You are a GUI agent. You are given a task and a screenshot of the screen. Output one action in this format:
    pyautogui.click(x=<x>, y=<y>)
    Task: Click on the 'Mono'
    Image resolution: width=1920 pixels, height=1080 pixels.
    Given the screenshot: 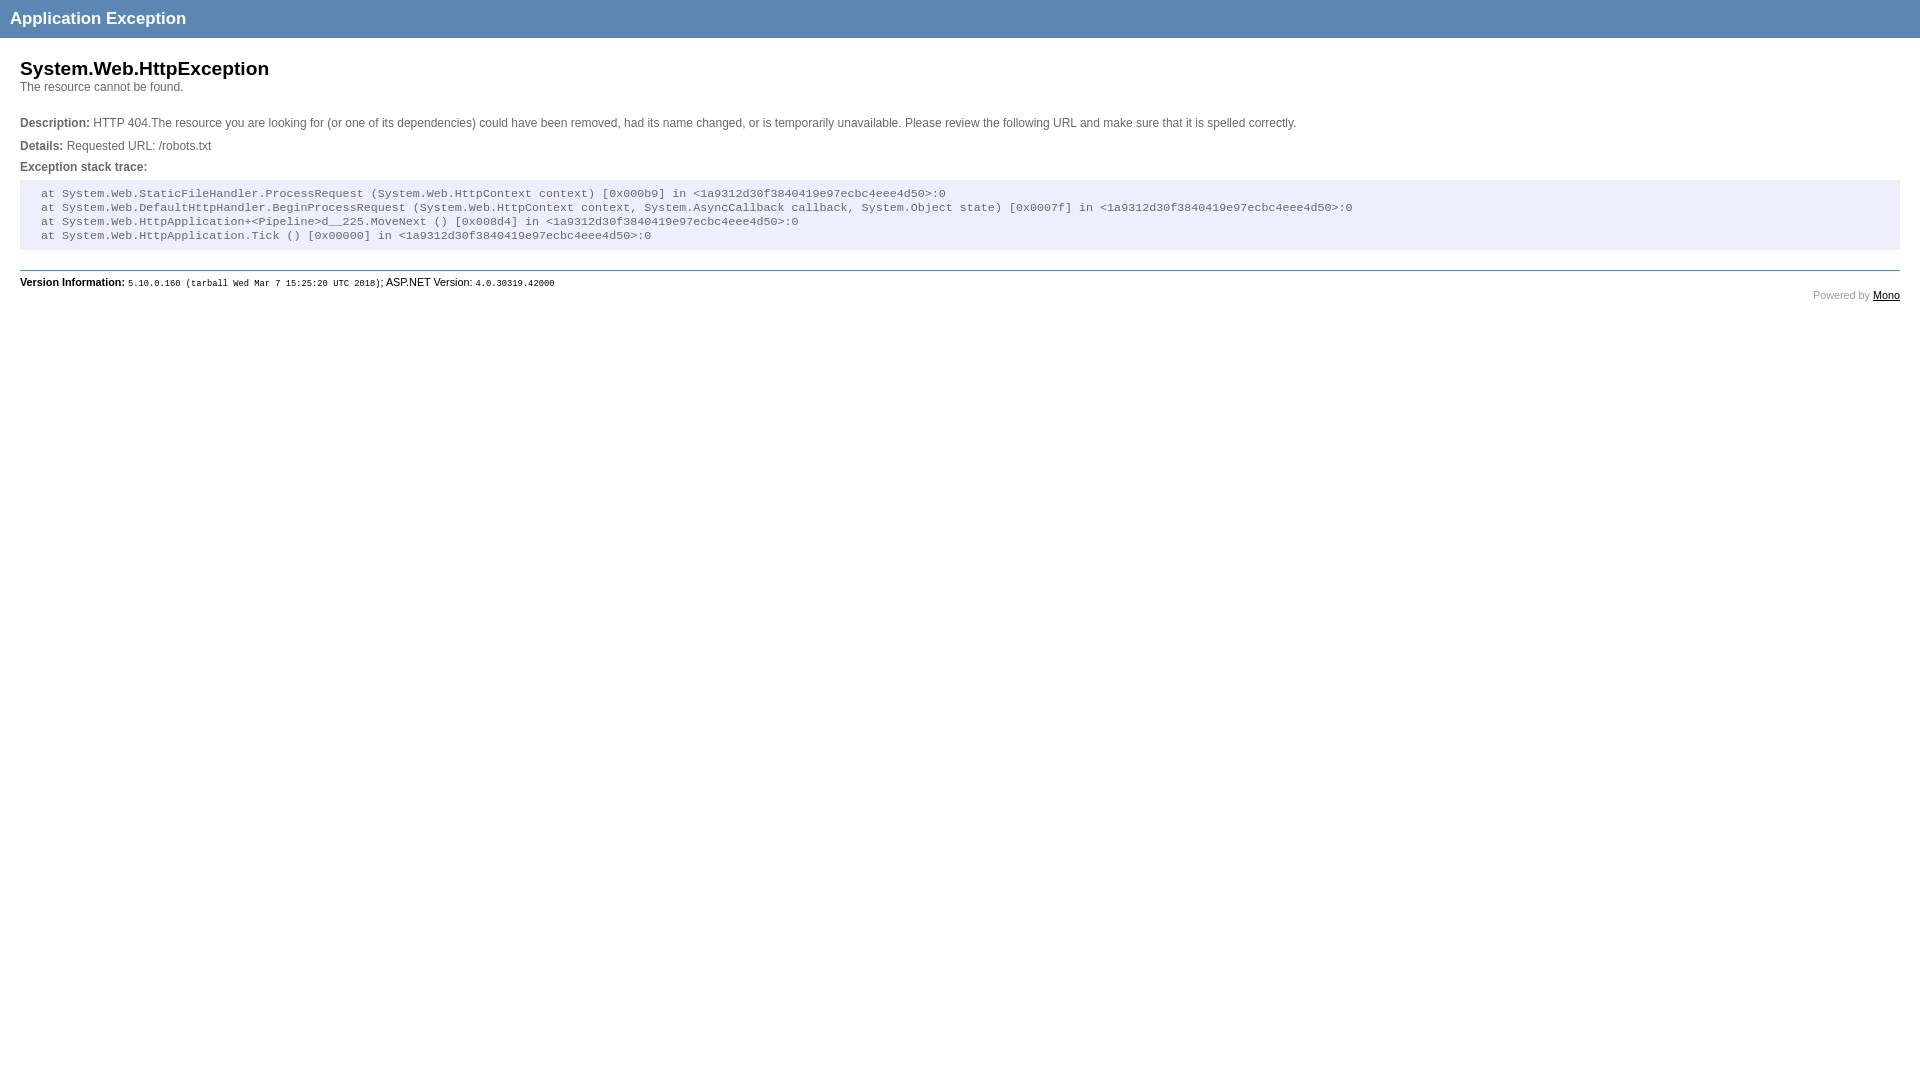 What is the action you would take?
    pyautogui.click(x=1885, y=294)
    